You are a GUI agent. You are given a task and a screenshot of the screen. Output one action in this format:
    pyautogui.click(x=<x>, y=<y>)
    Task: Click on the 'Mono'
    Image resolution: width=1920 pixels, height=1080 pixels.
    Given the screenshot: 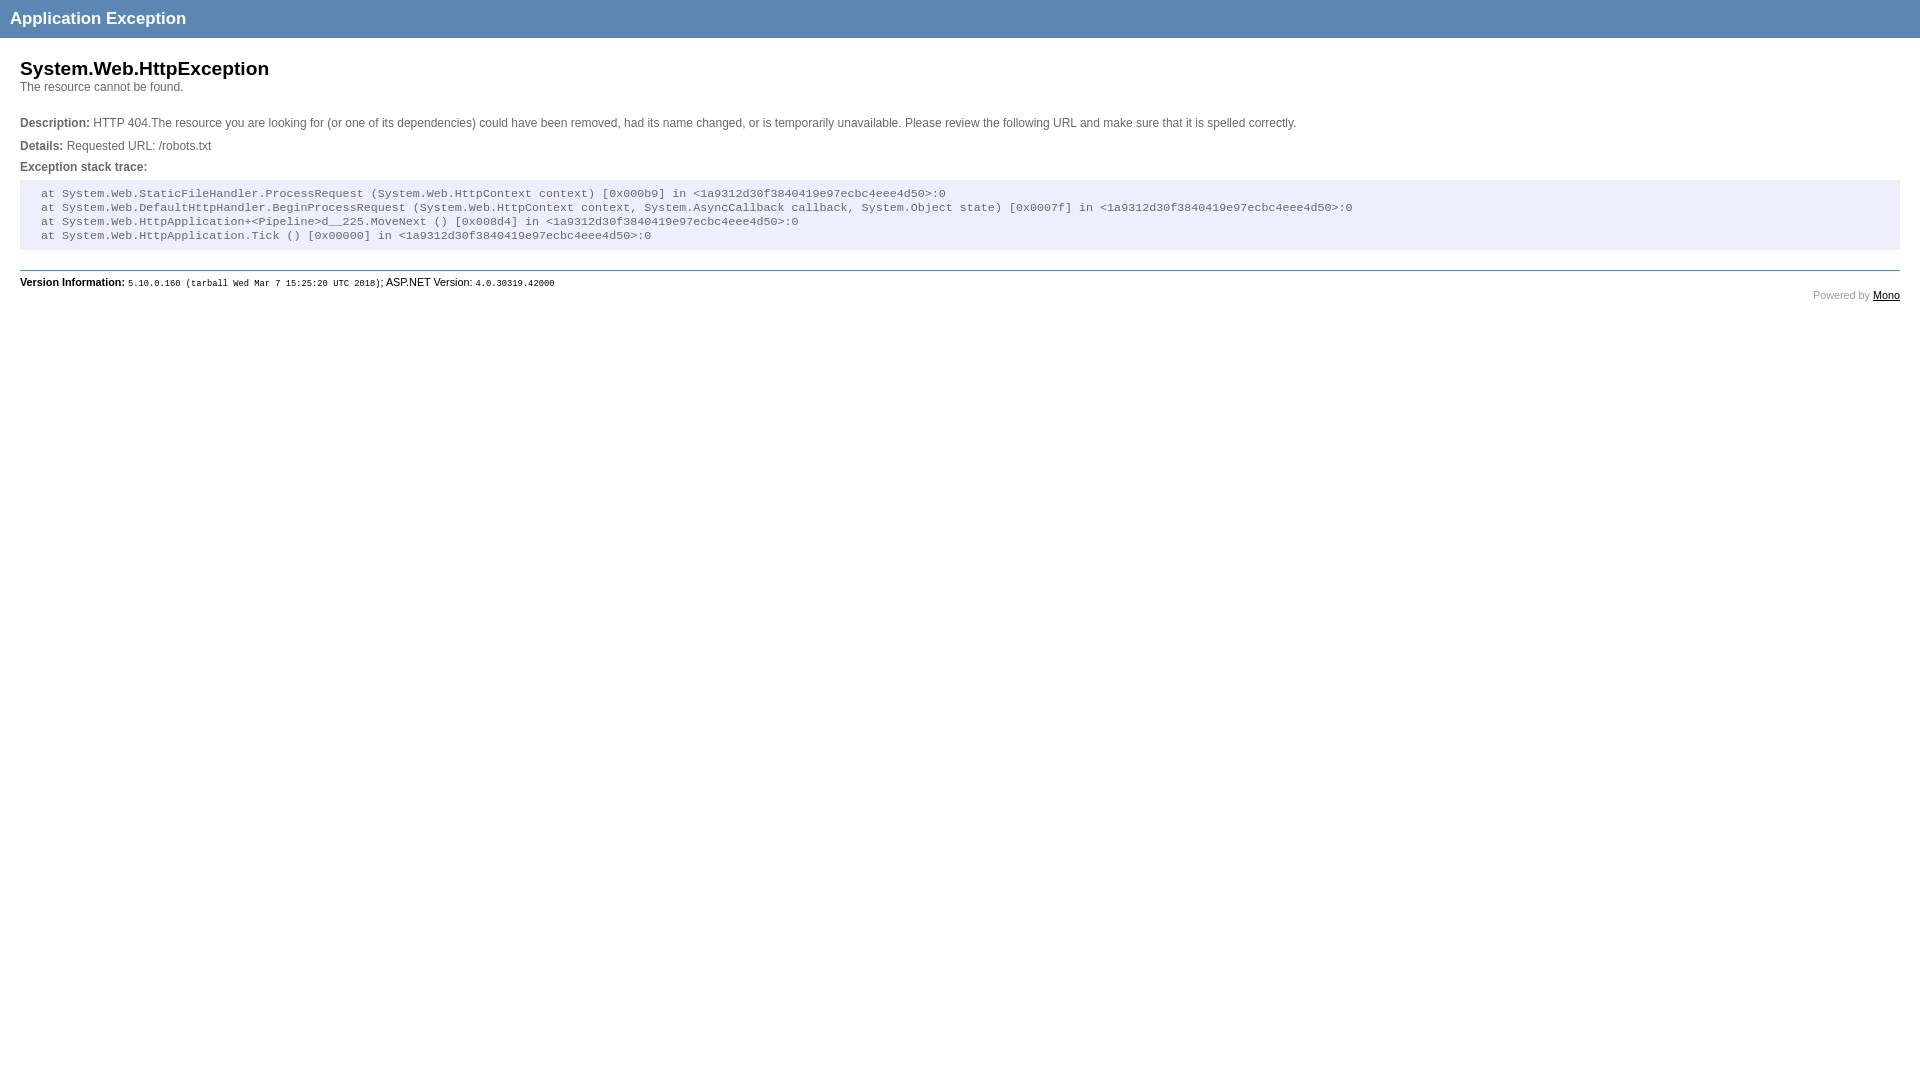 What is the action you would take?
    pyautogui.click(x=1885, y=294)
    